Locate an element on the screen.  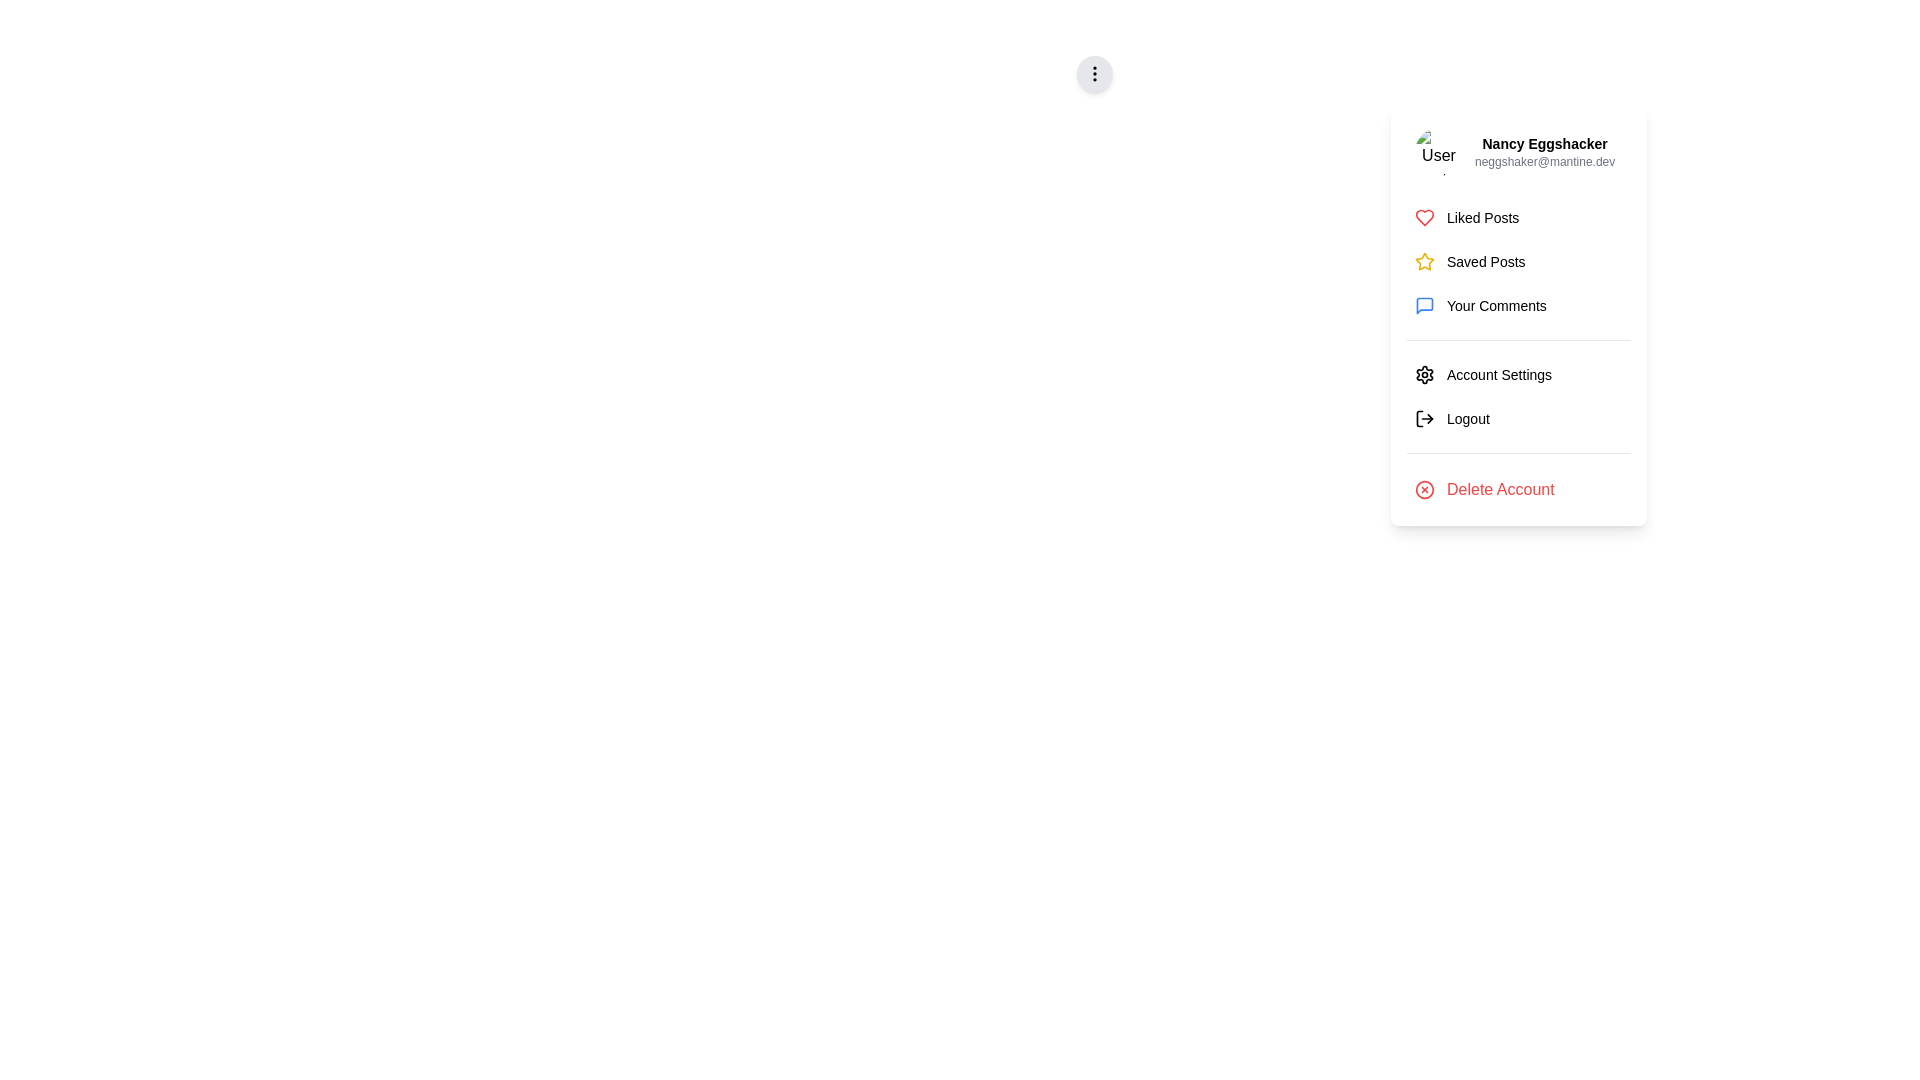
the gear-shaped icon next to the 'Account Settings' label is located at coordinates (1424, 374).